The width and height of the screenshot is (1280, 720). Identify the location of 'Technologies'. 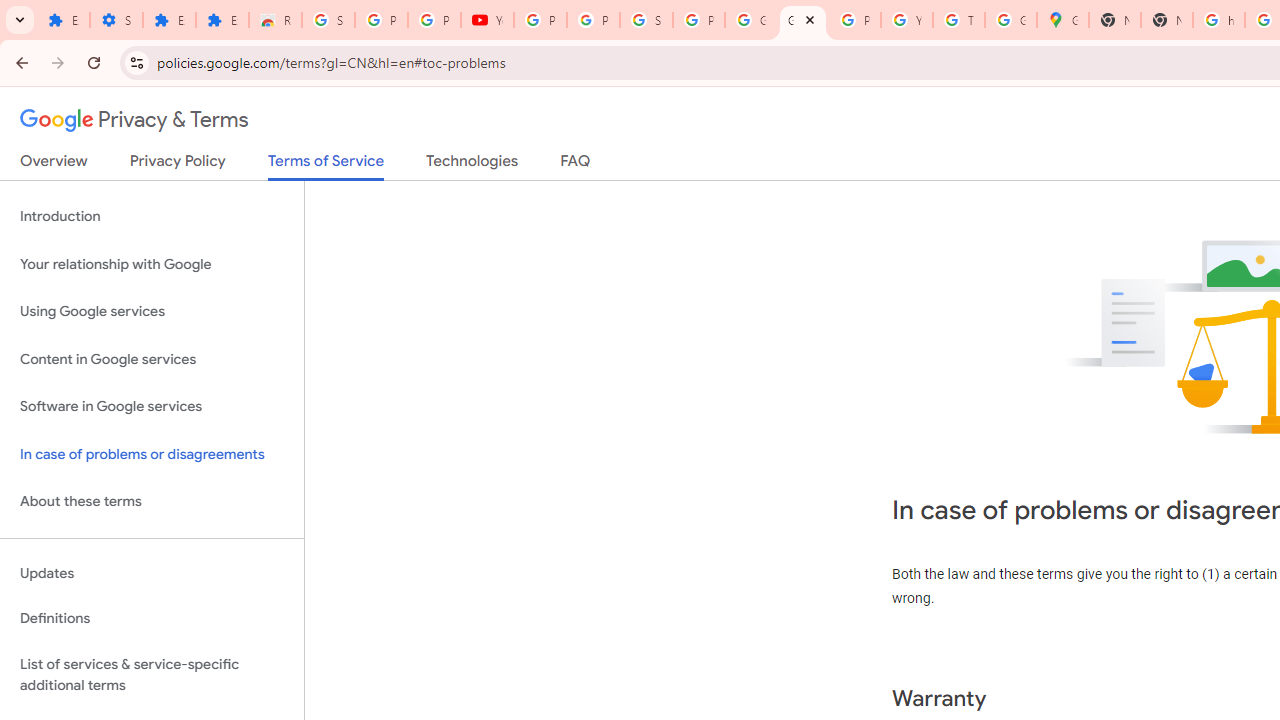
(471, 164).